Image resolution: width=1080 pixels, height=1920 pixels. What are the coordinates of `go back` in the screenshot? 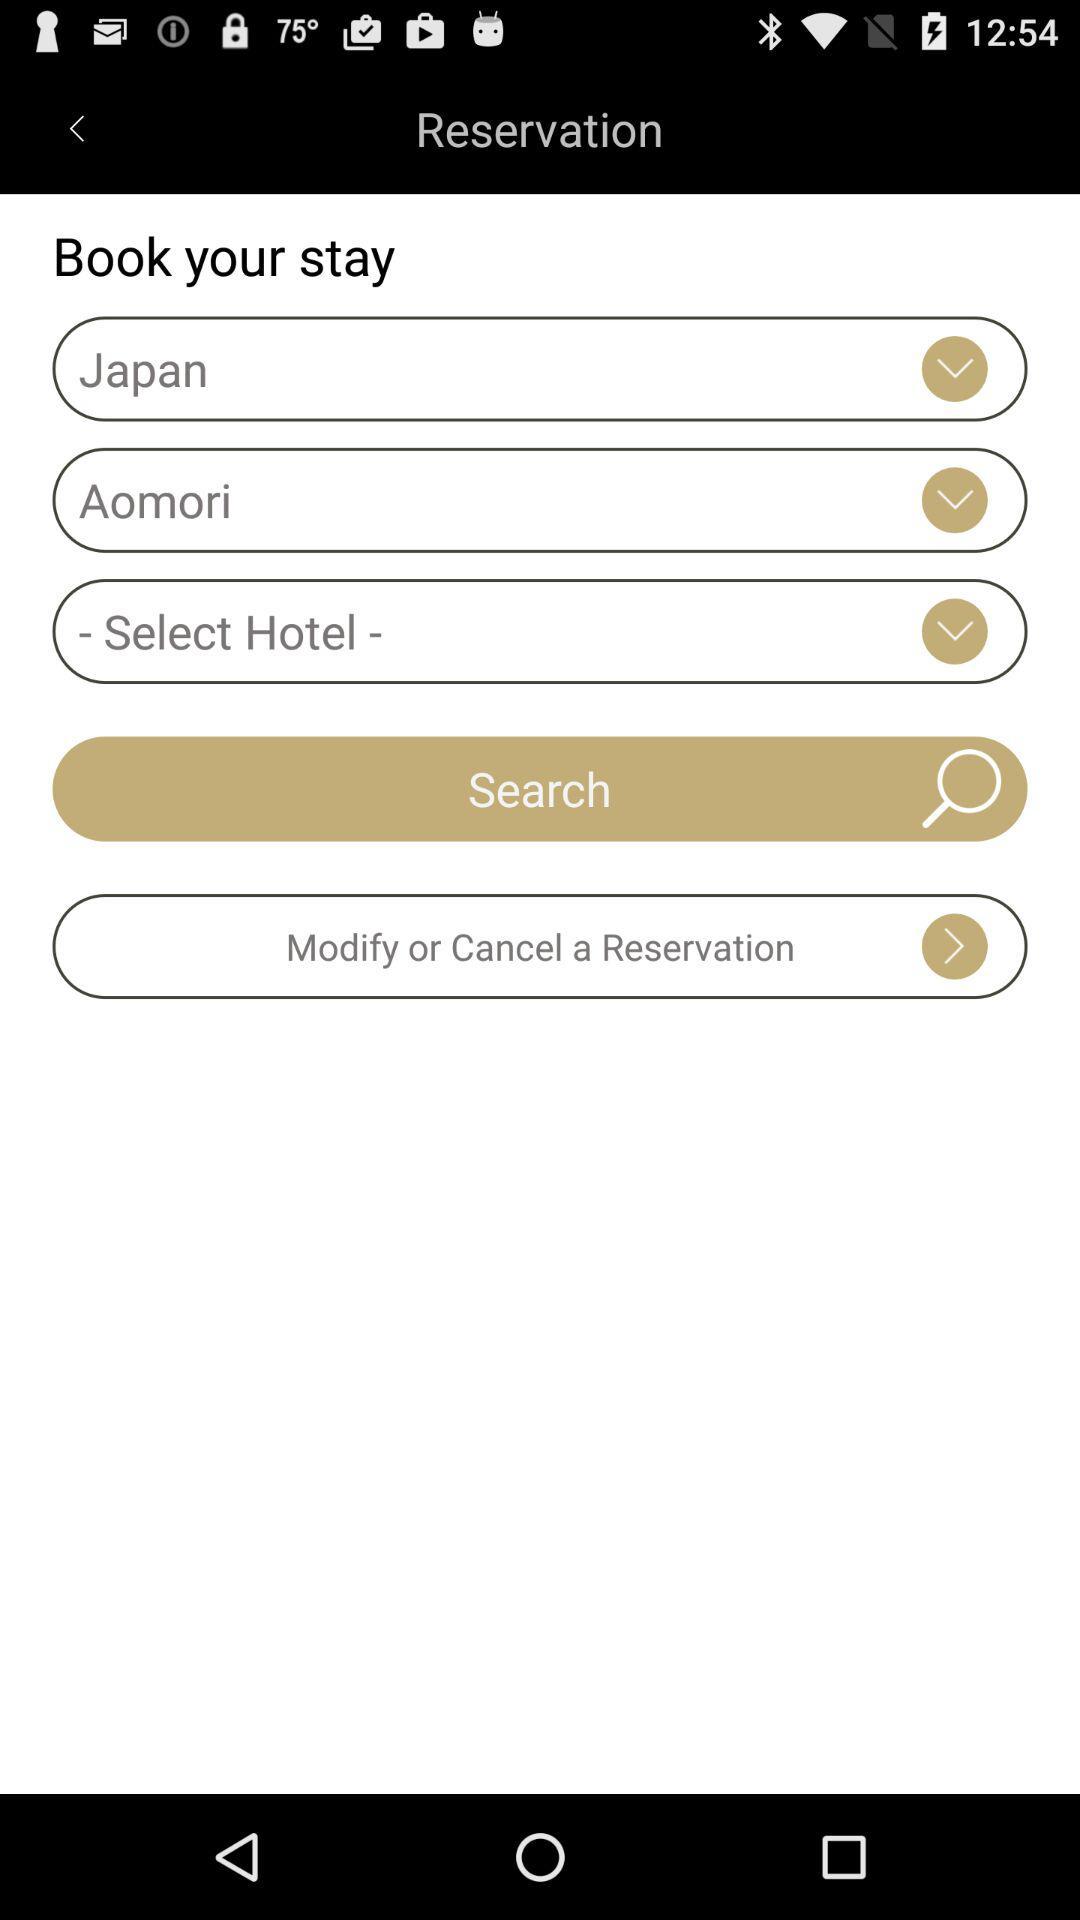 It's located at (75, 127).